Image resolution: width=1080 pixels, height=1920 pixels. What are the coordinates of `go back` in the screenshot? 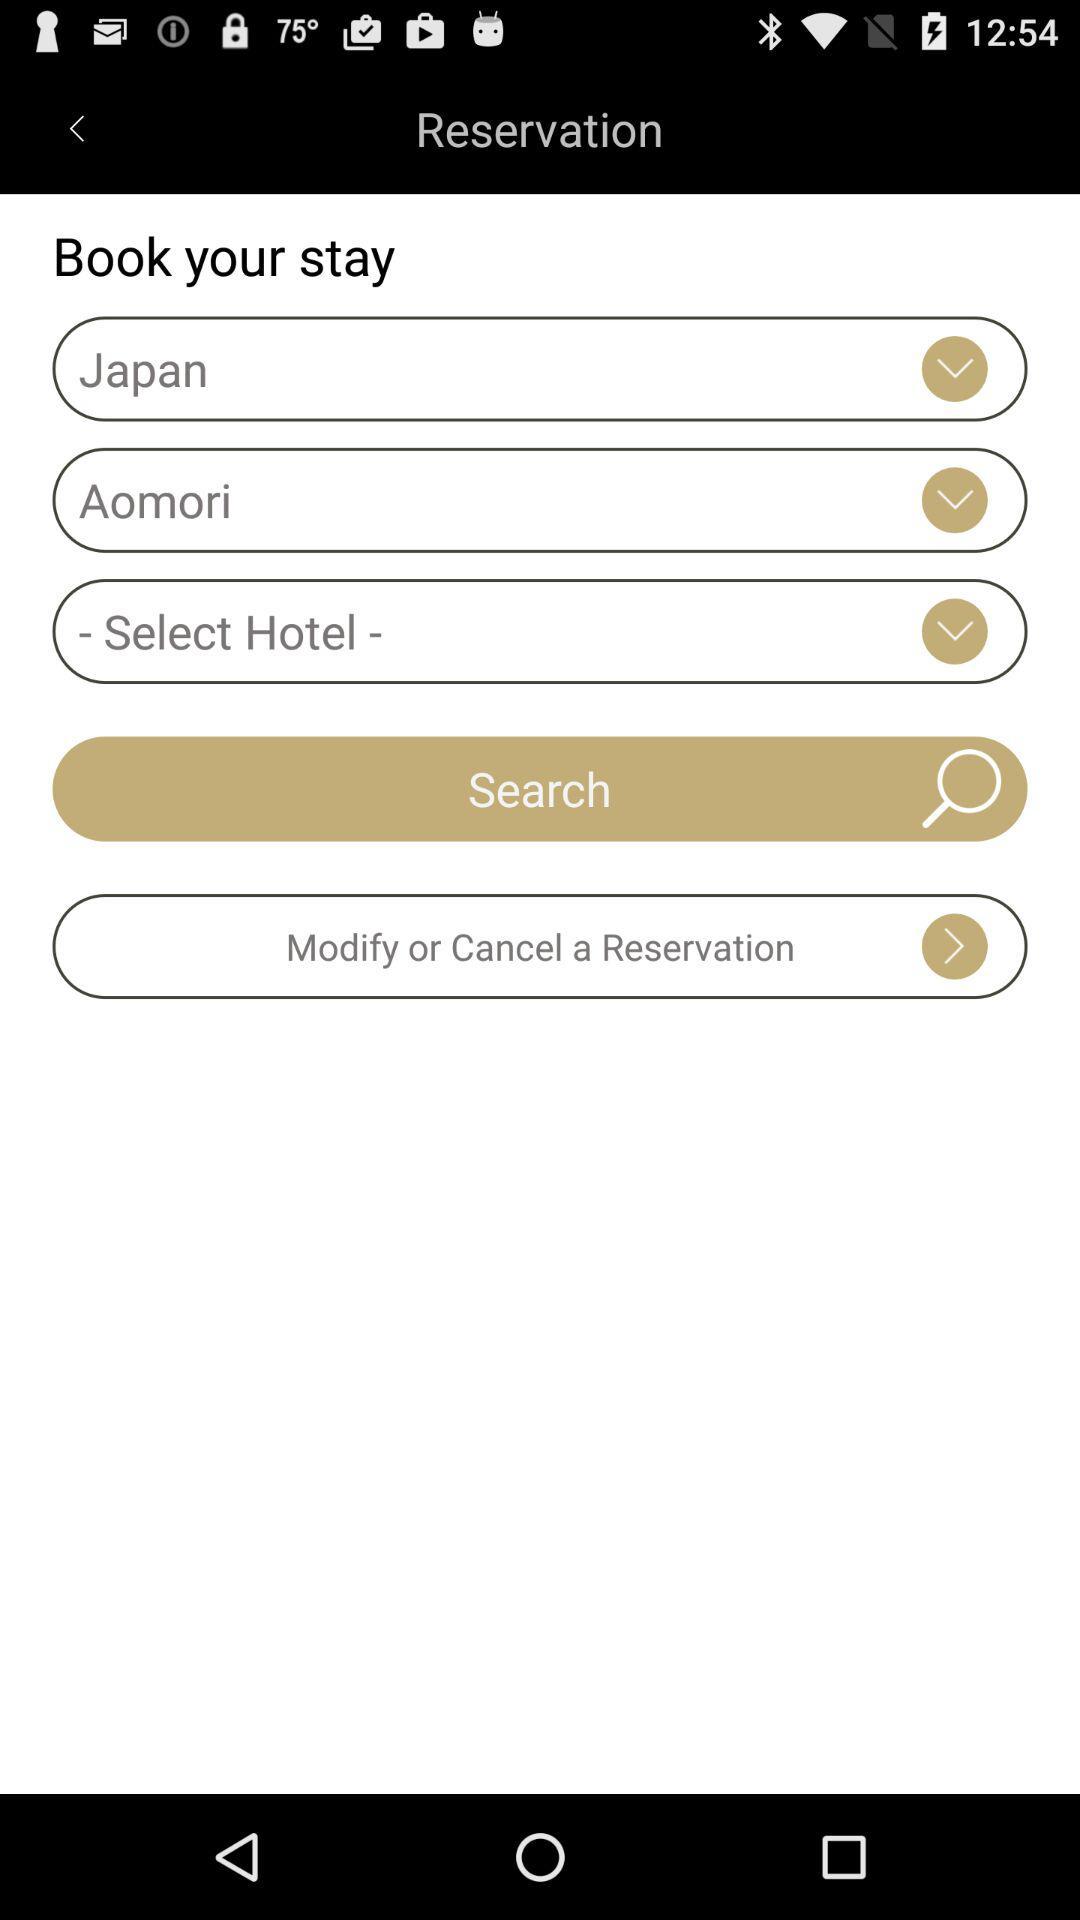 It's located at (75, 127).